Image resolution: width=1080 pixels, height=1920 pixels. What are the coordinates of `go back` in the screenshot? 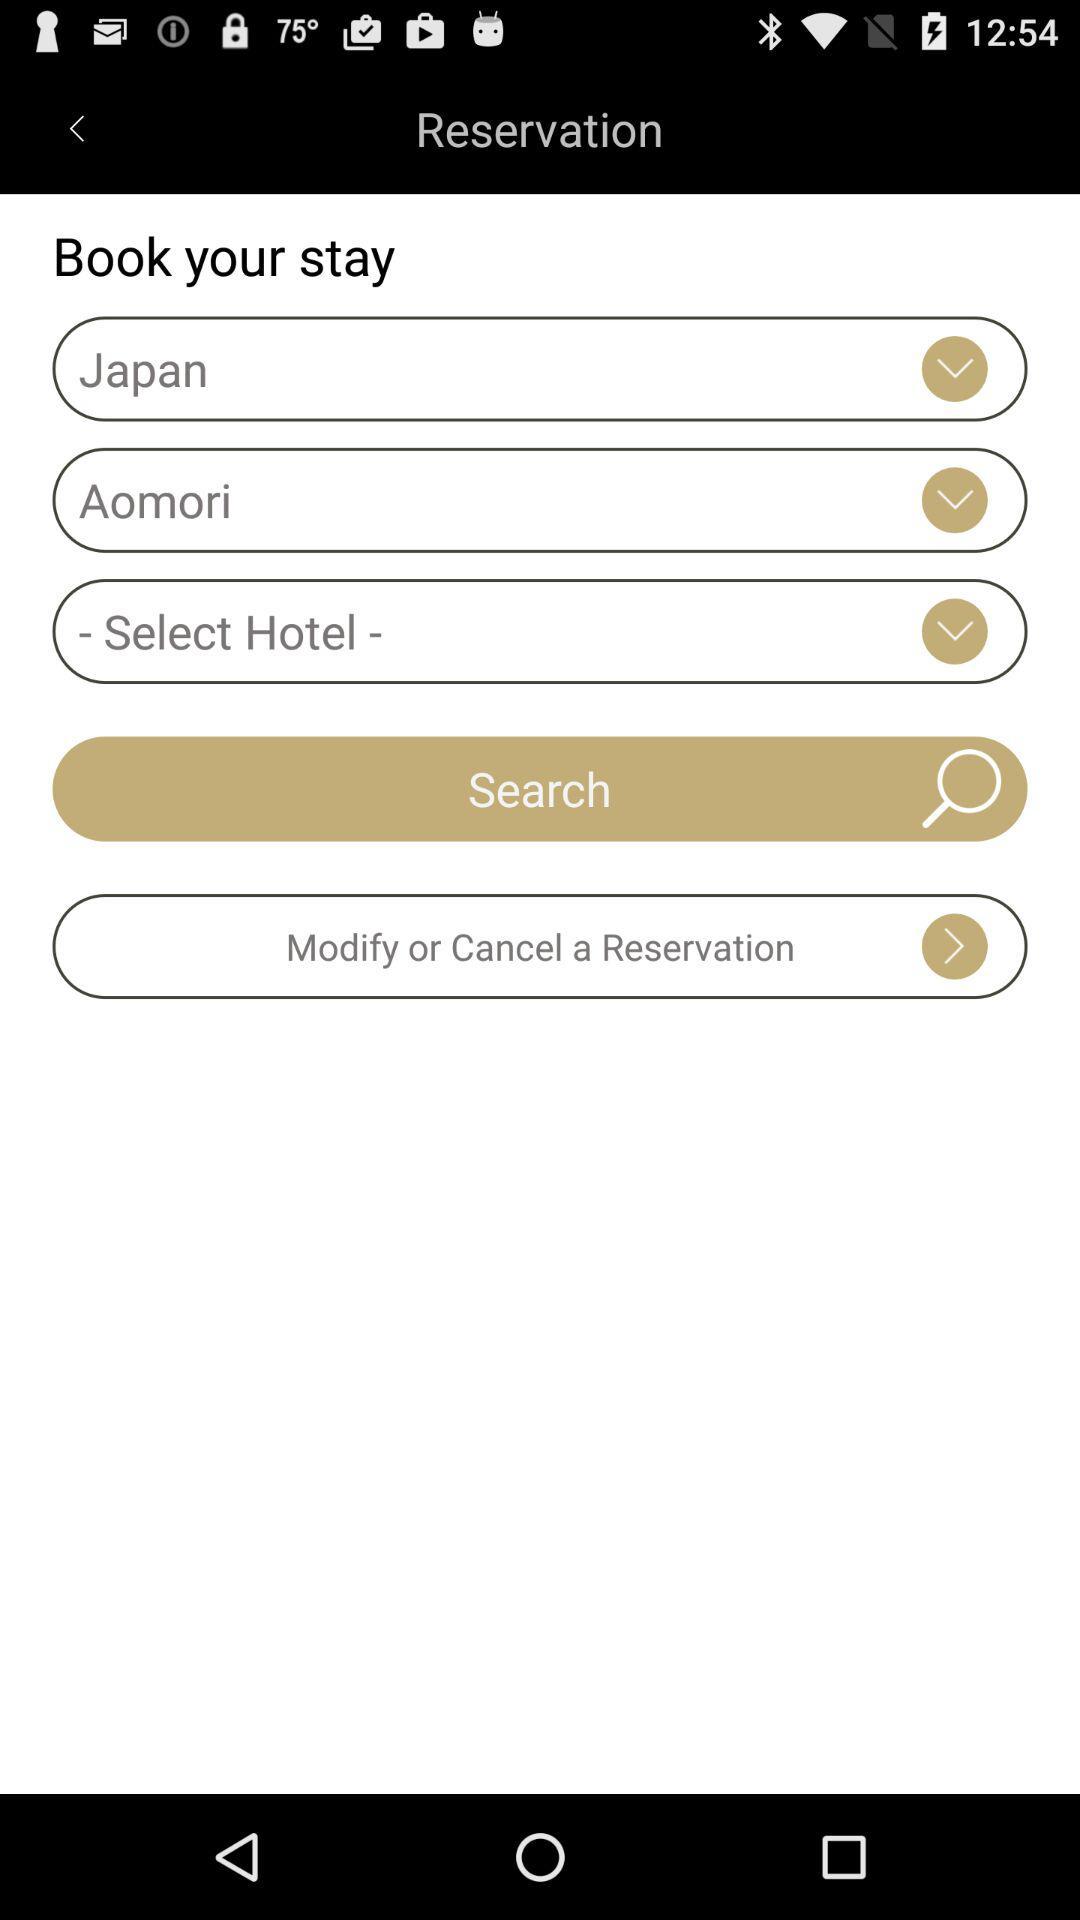 It's located at (75, 127).